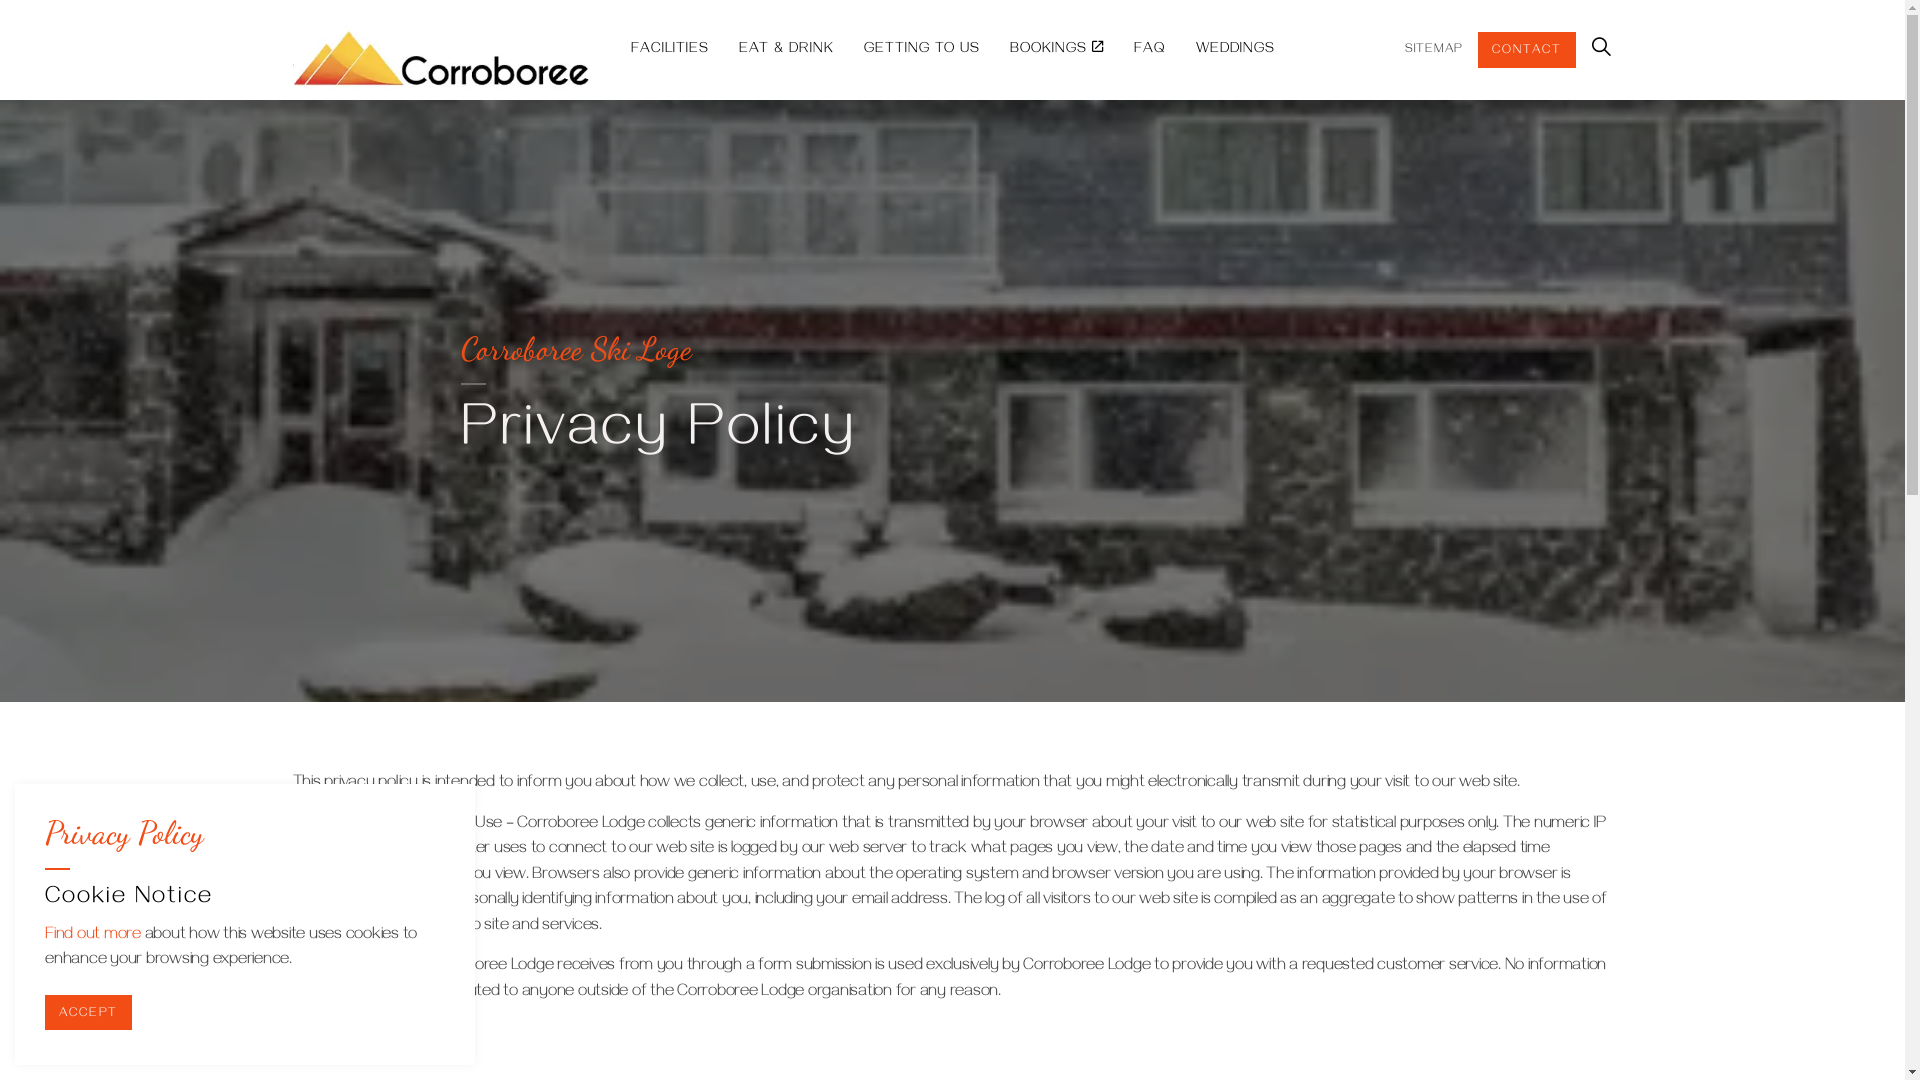 The height and width of the screenshot is (1080, 1920). What do you see at coordinates (91, 936) in the screenshot?
I see `'Find out more'` at bounding box center [91, 936].